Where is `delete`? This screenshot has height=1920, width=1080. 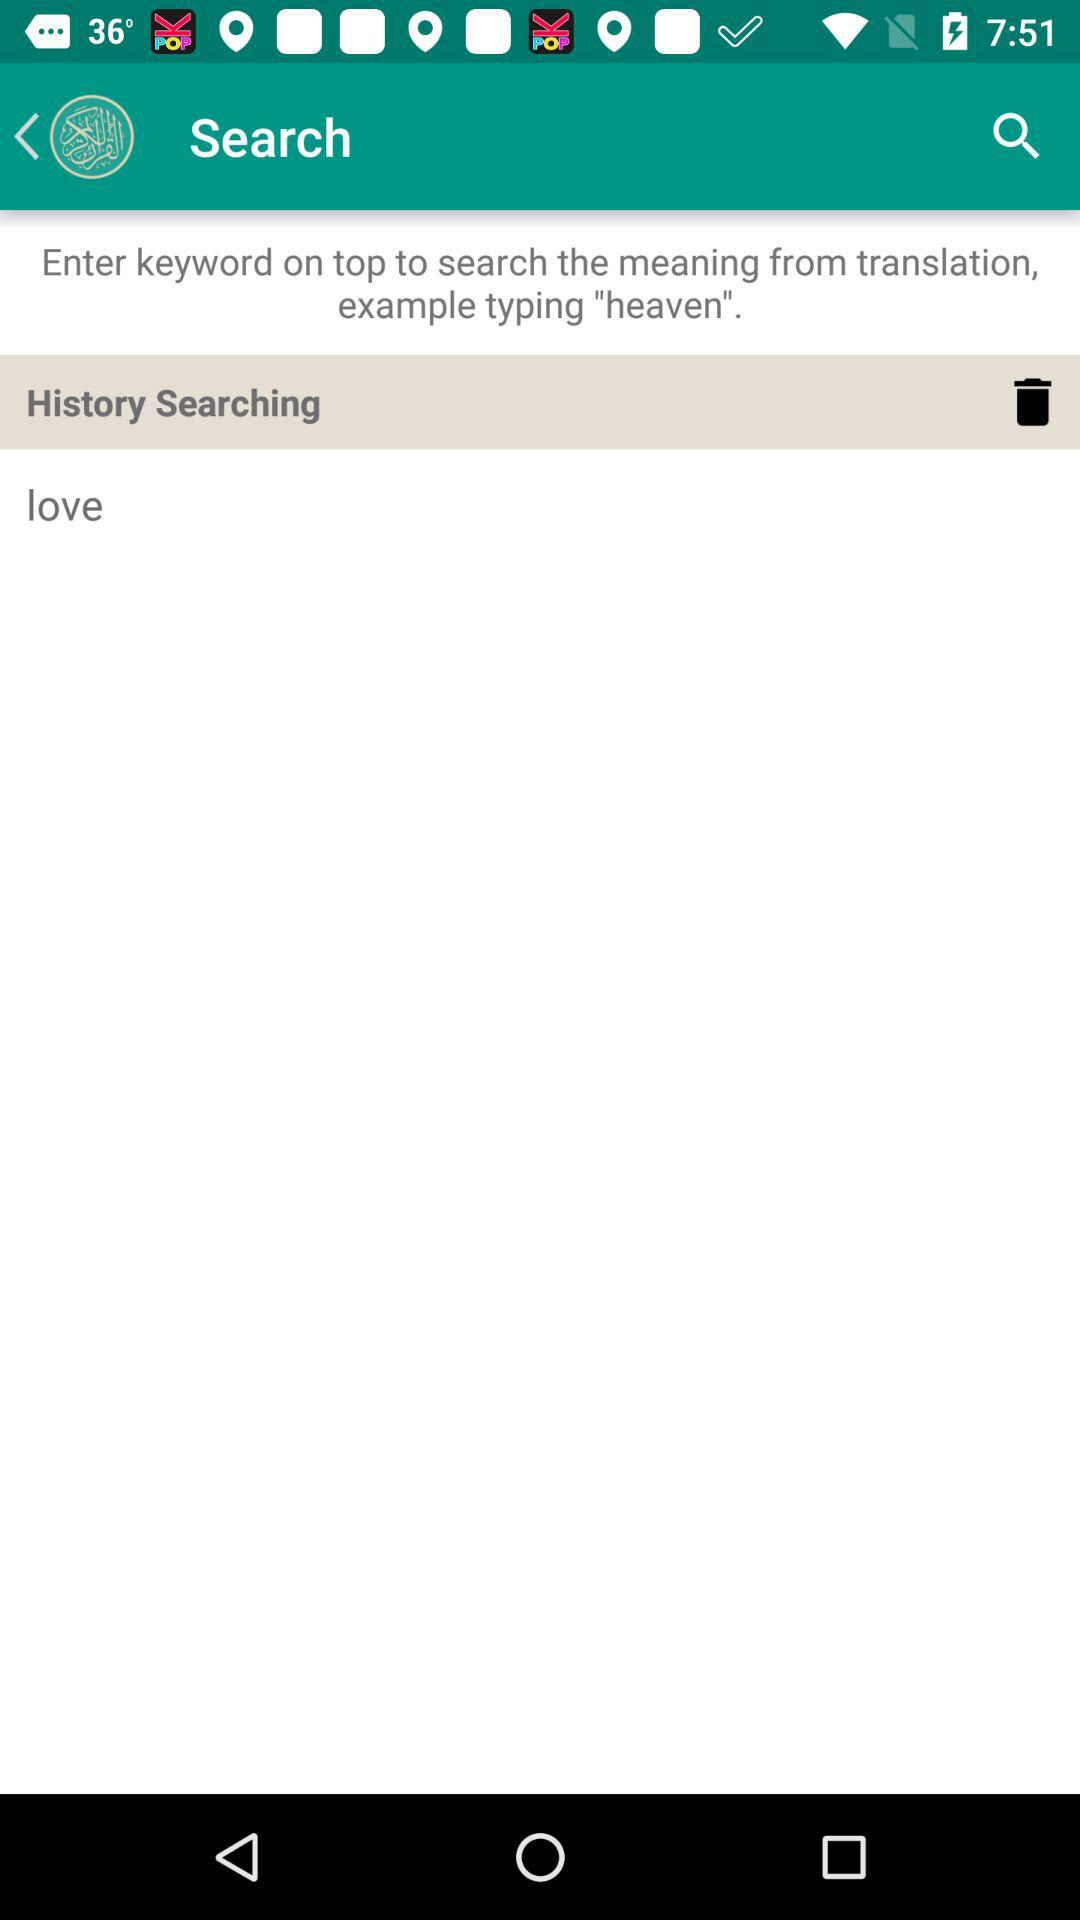
delete is located at coordinates (1032, 401).